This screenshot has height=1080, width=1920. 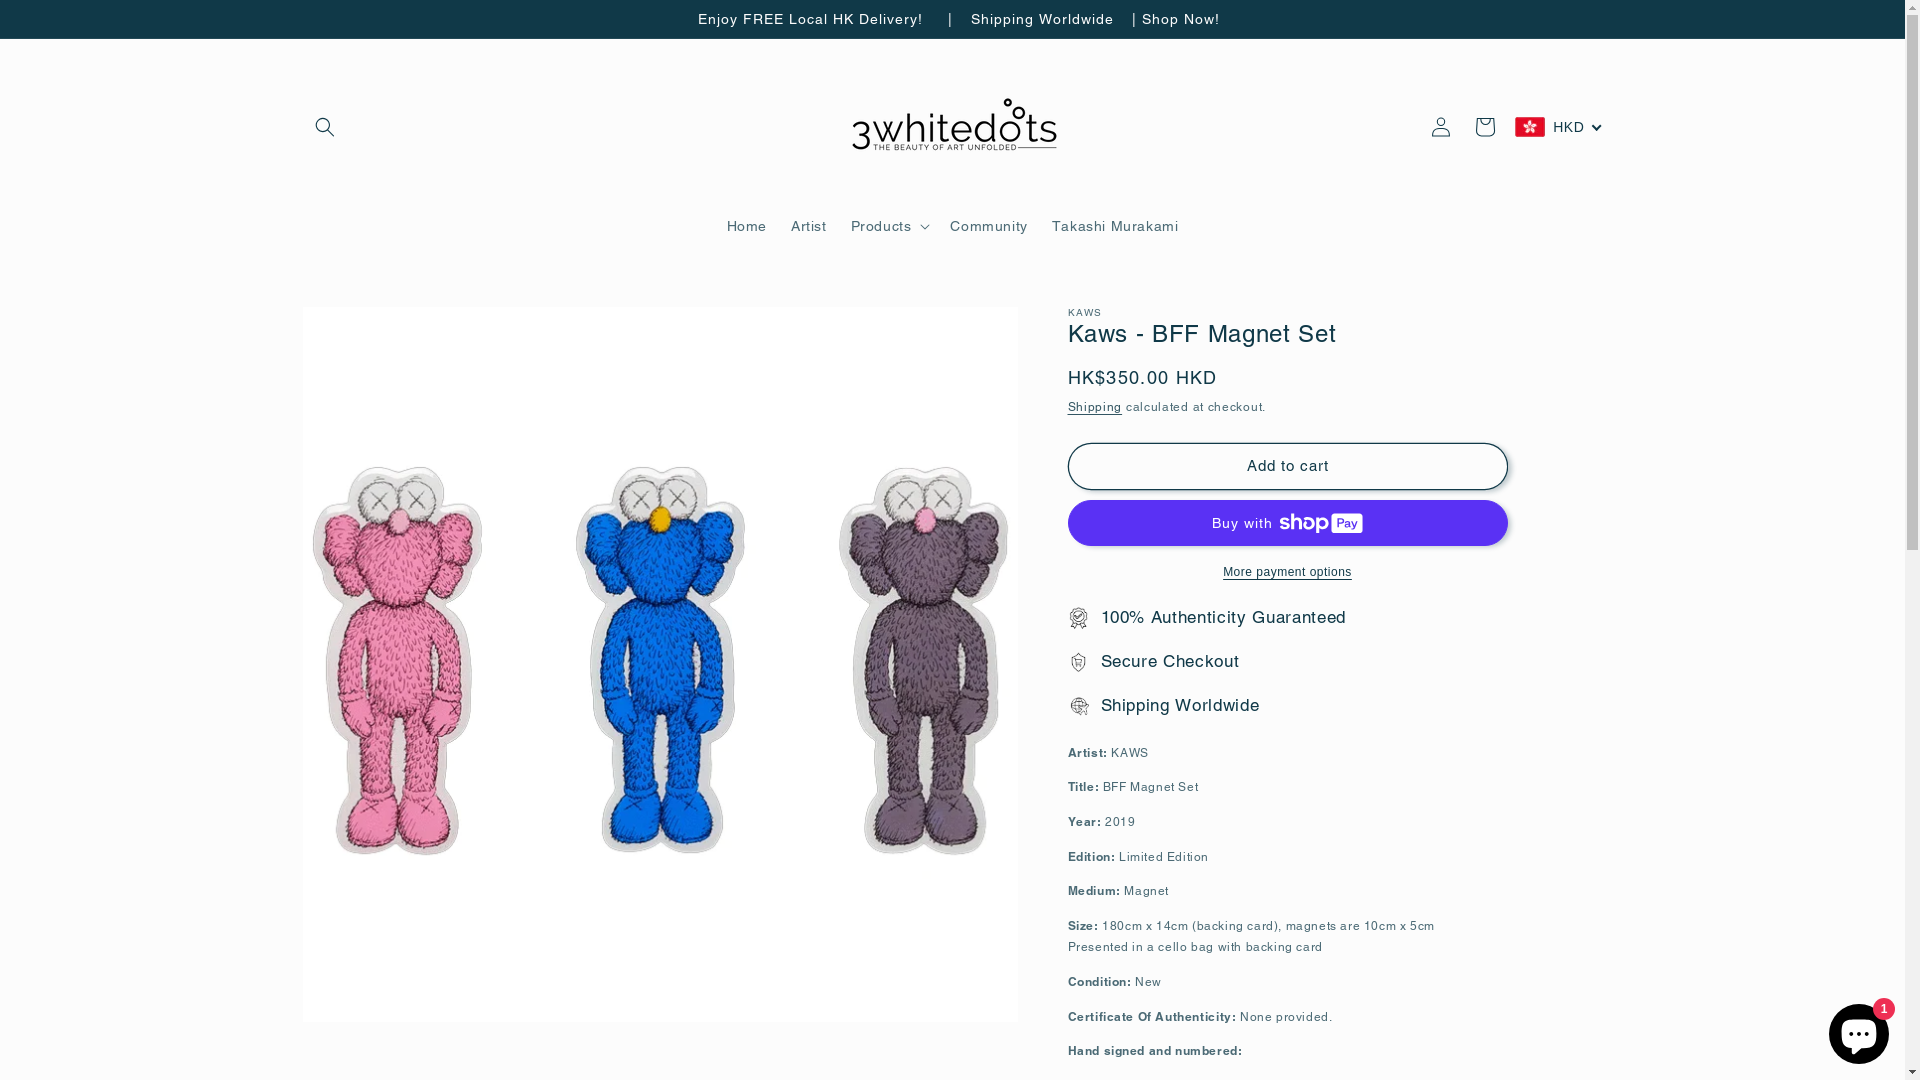 What do you see at coordinates (1287, 466) in the screenshot?
I see `'Add to cart'` at bounding box center [1287, 466].